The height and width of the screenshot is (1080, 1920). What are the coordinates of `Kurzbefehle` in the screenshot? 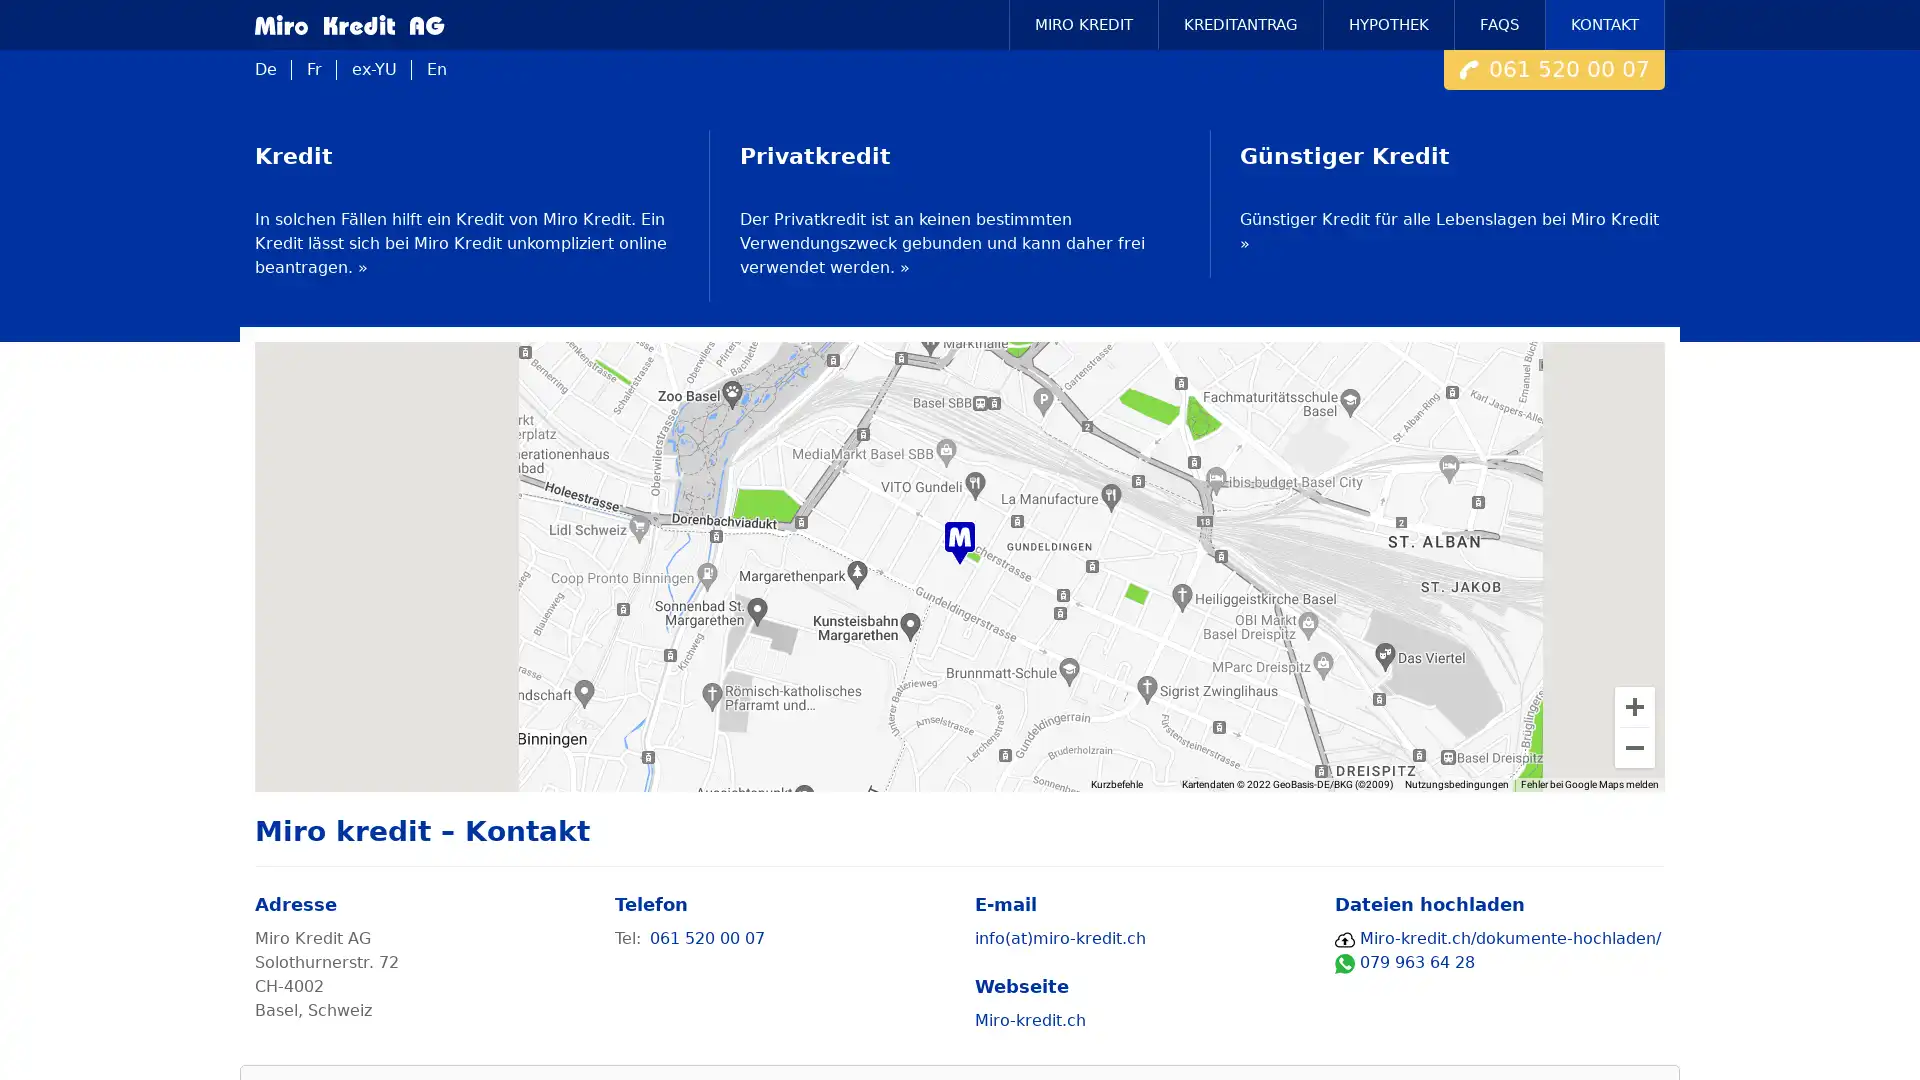 It's located at (1143, 782).